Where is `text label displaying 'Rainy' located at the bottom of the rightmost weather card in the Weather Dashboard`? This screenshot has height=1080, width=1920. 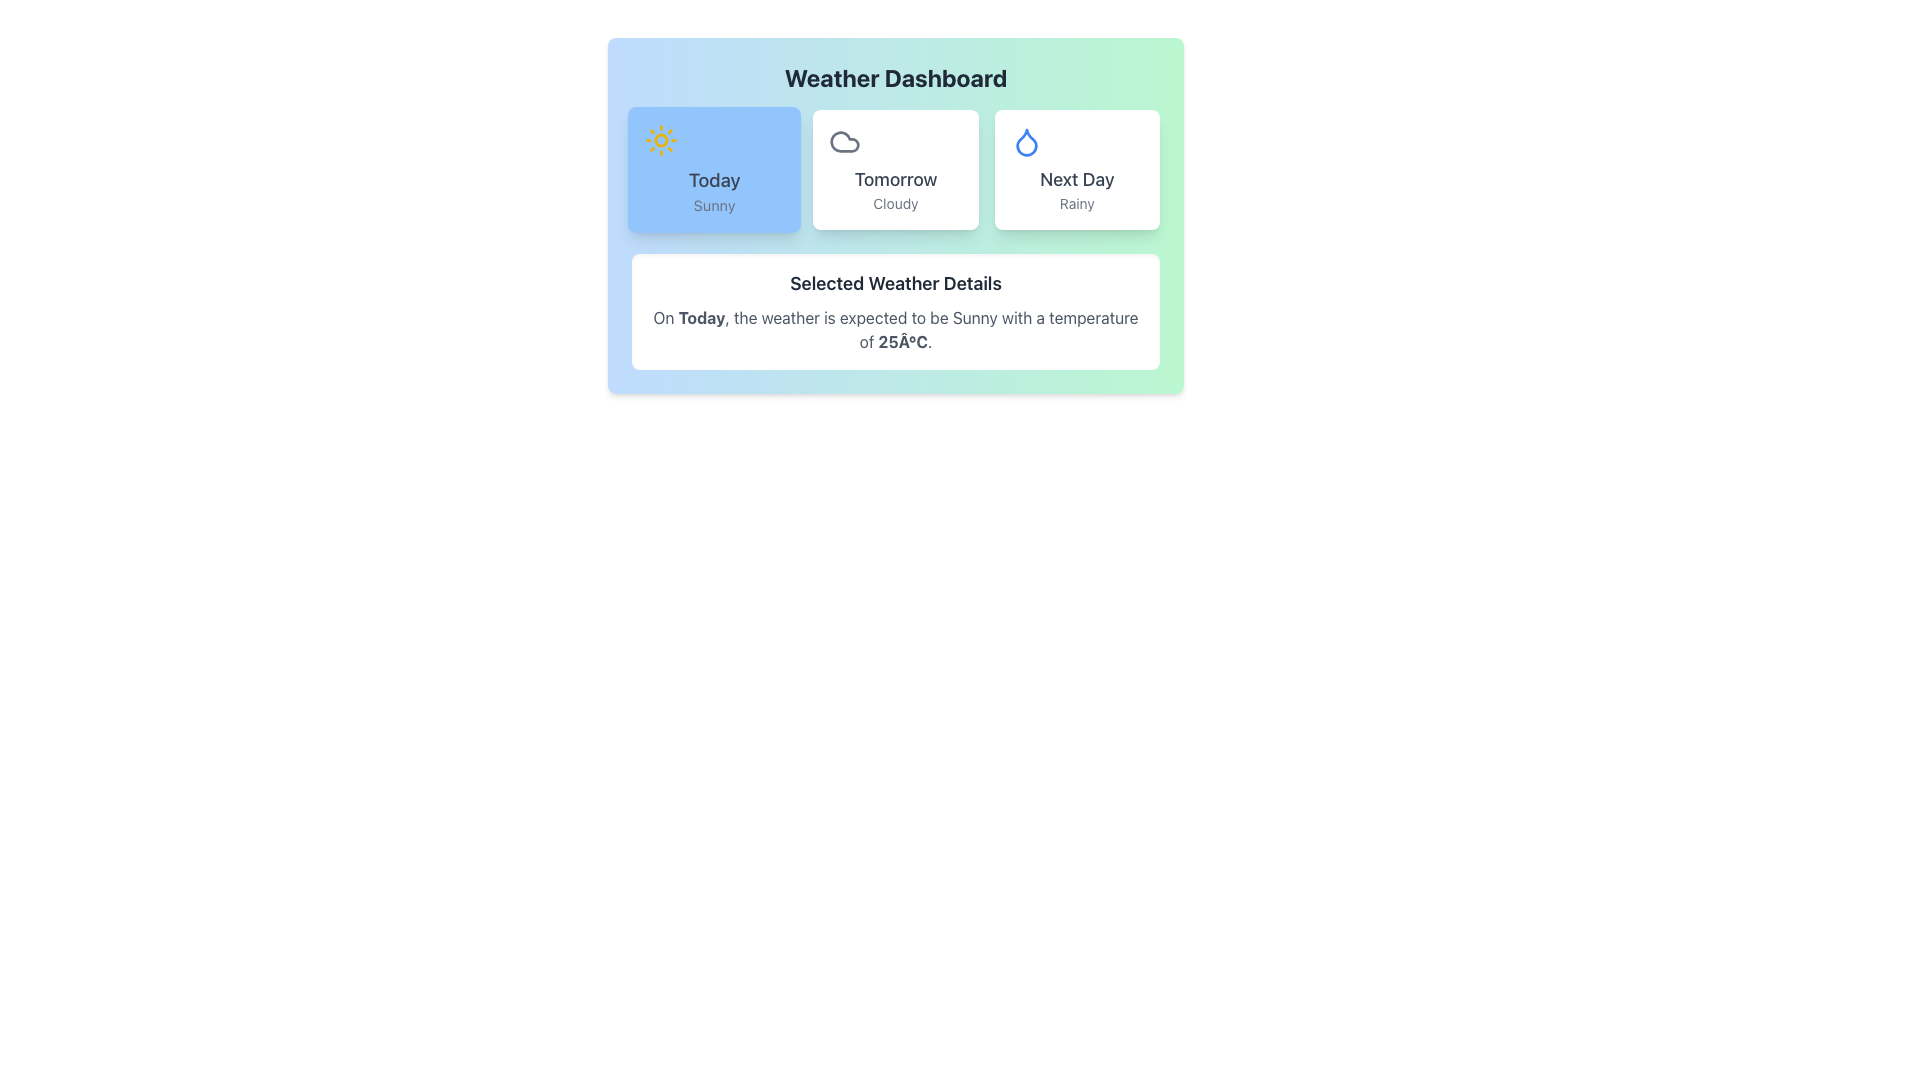 text label displaying 'Rainy' located at the bottom of the rightmost weather card in the Weather Dashboard is located at coordinates (1076, 204).